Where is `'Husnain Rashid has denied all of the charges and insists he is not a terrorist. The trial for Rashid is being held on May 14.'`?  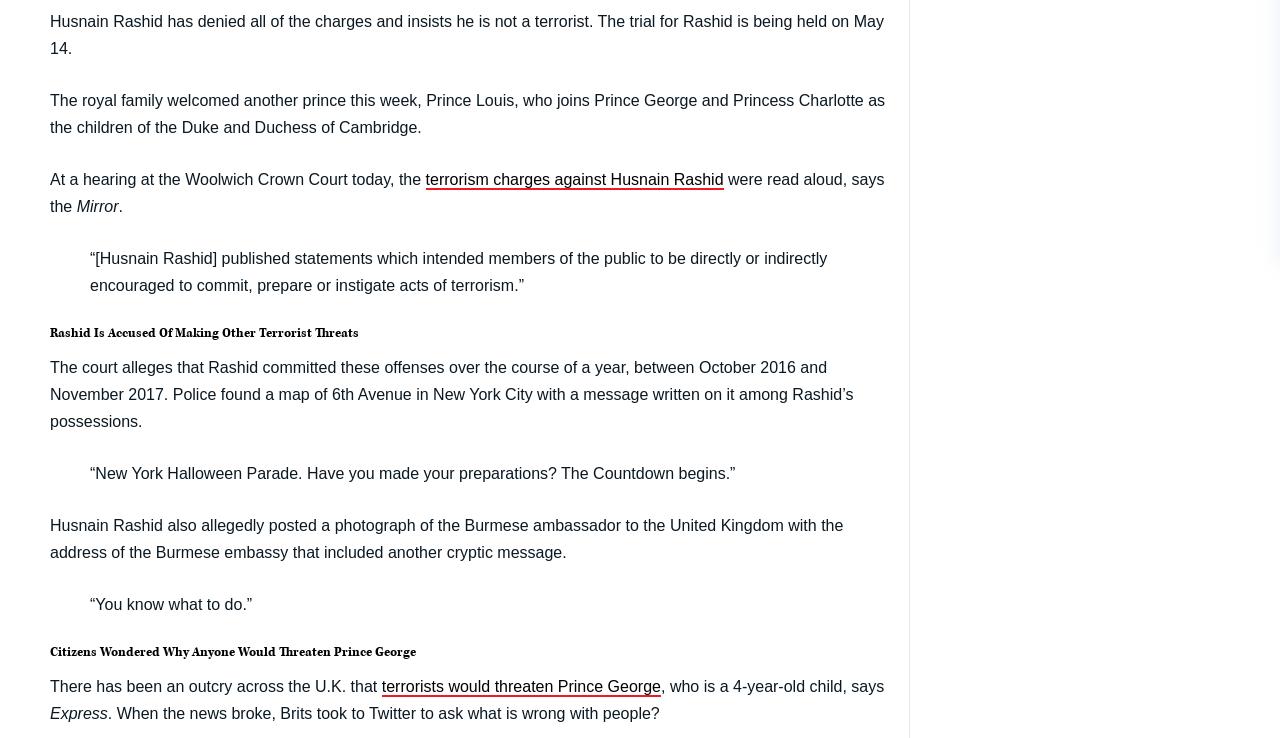
'Husnain Rashid has denied all of the charges and insists he is not a terrorist. The trial for Rashid is being held on May 14.' is located at coordinates (465, 33).